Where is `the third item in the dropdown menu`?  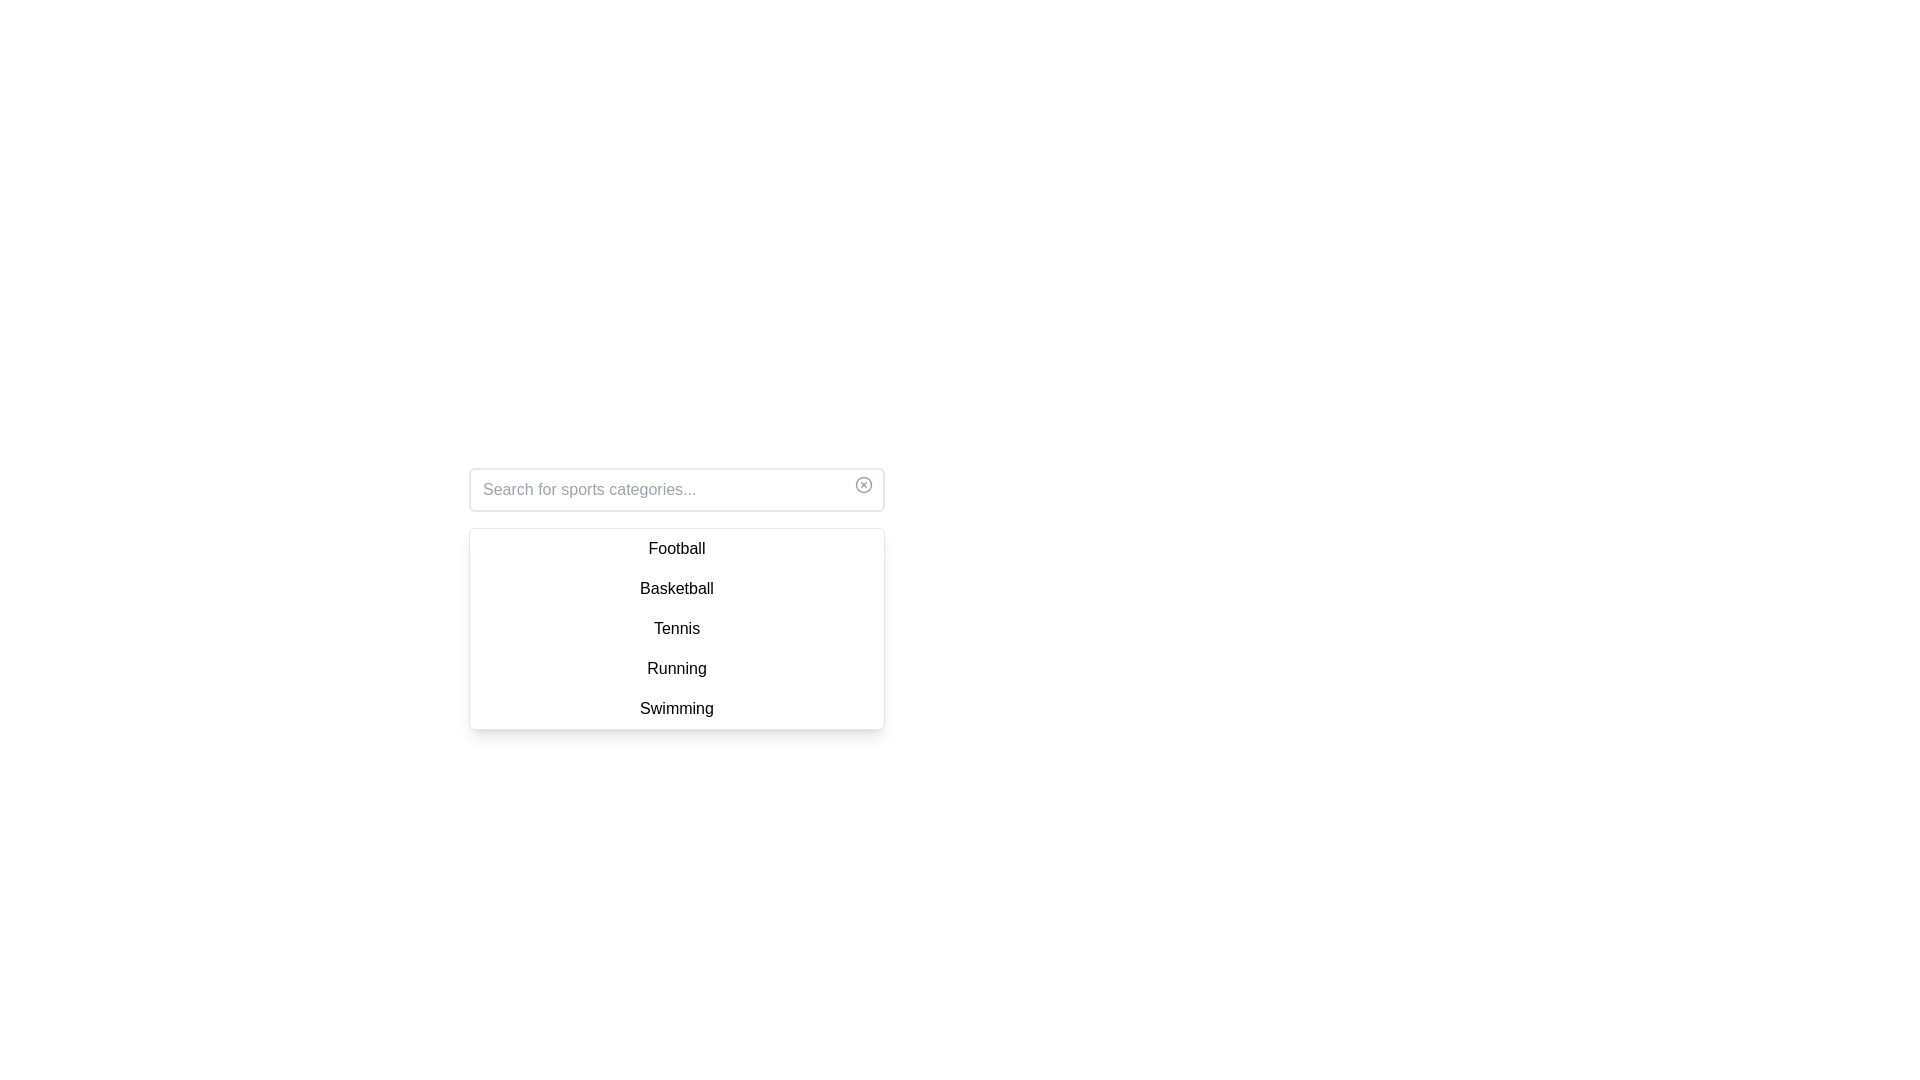 the third item in the dropdown menu is located at coordinates (676, 627).